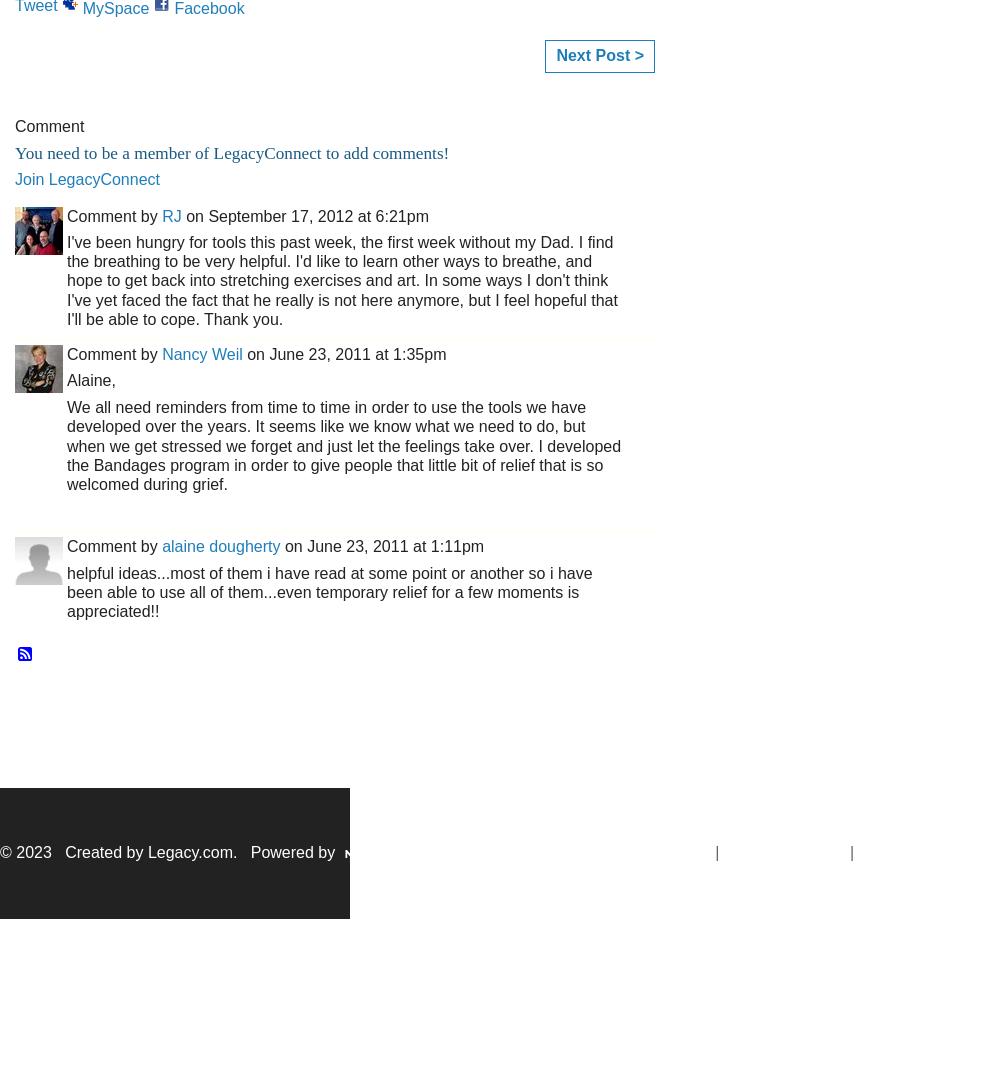 Image resolution: width=1002 pixels, height=1069 pixels. Describe the element at coordinates (171, 214) in the screenshot. I see `'RJ'` at that location.